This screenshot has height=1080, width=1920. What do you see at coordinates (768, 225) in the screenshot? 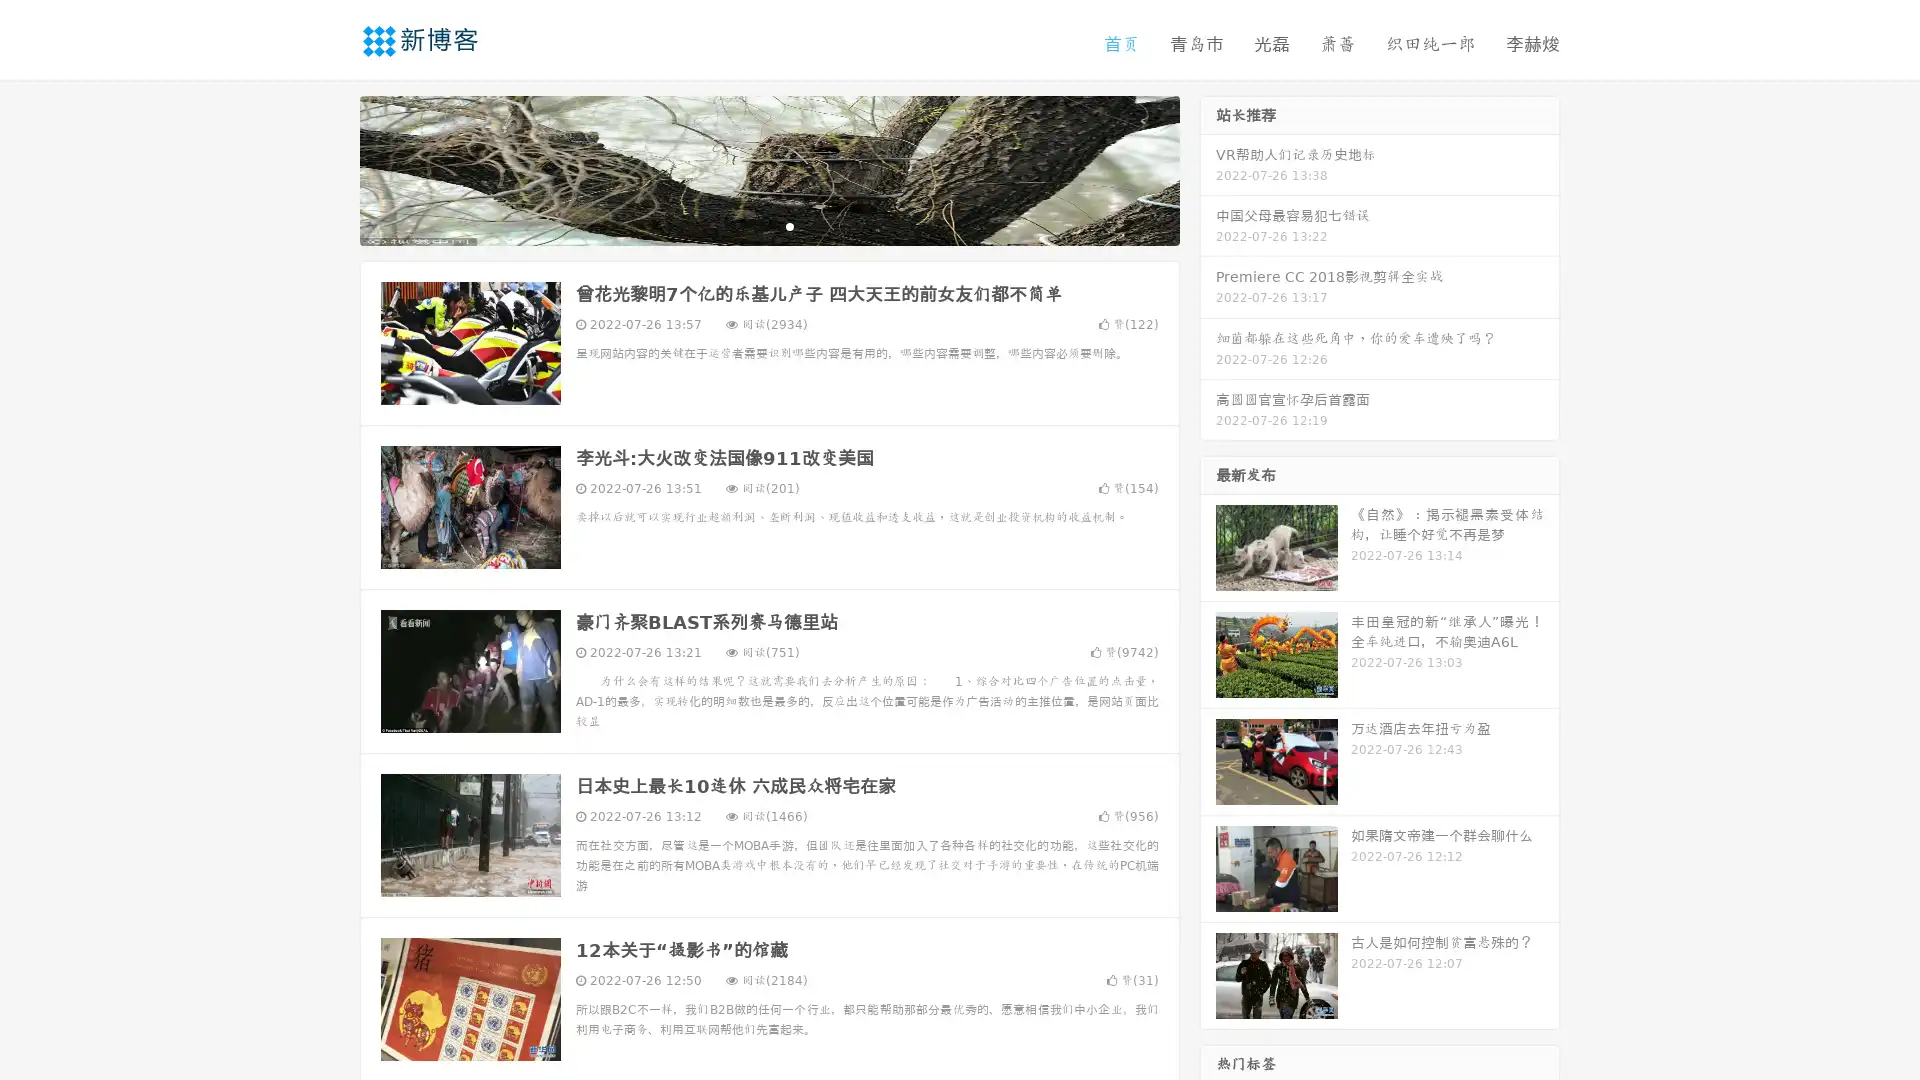
I see `Go to slide 2` at bounding box center [768, 225].